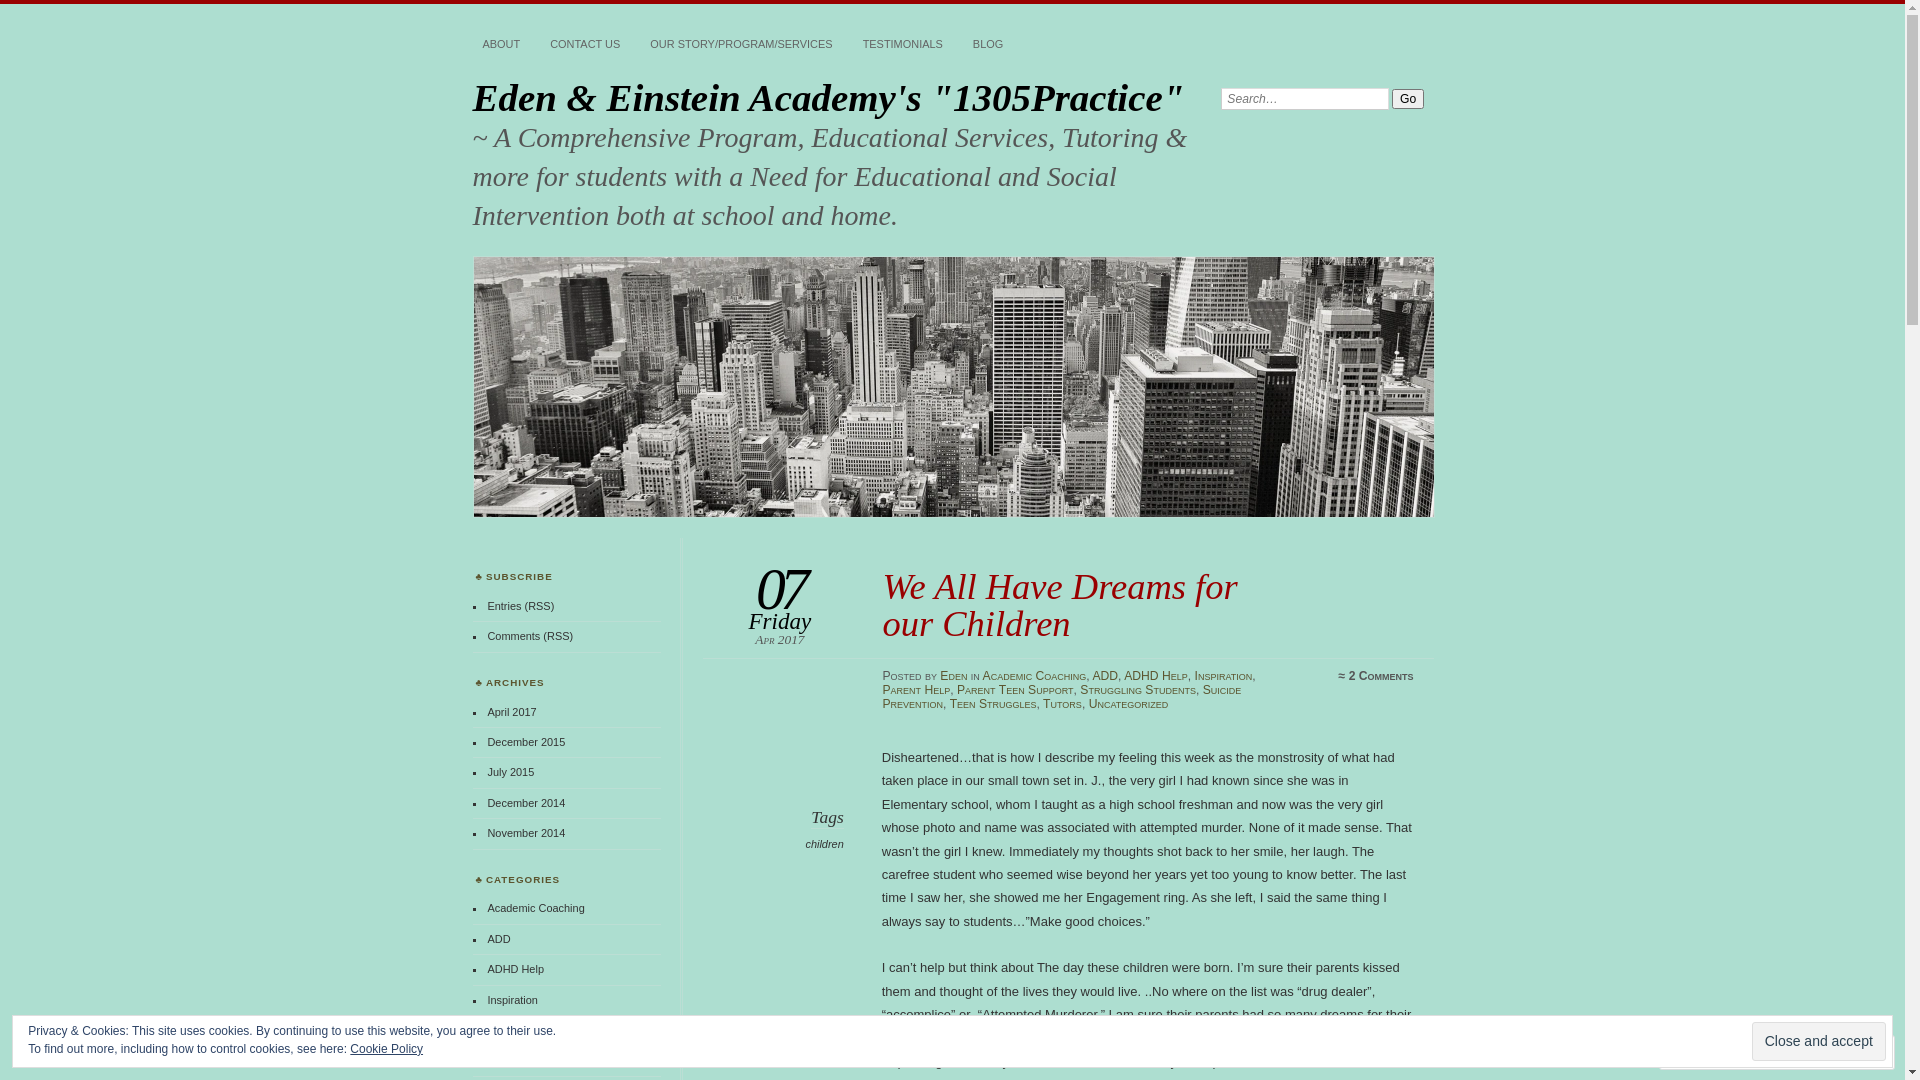 This screenshot has width=1920, height=1080. I want to click on 'CONTACT US', so click(584, 45).